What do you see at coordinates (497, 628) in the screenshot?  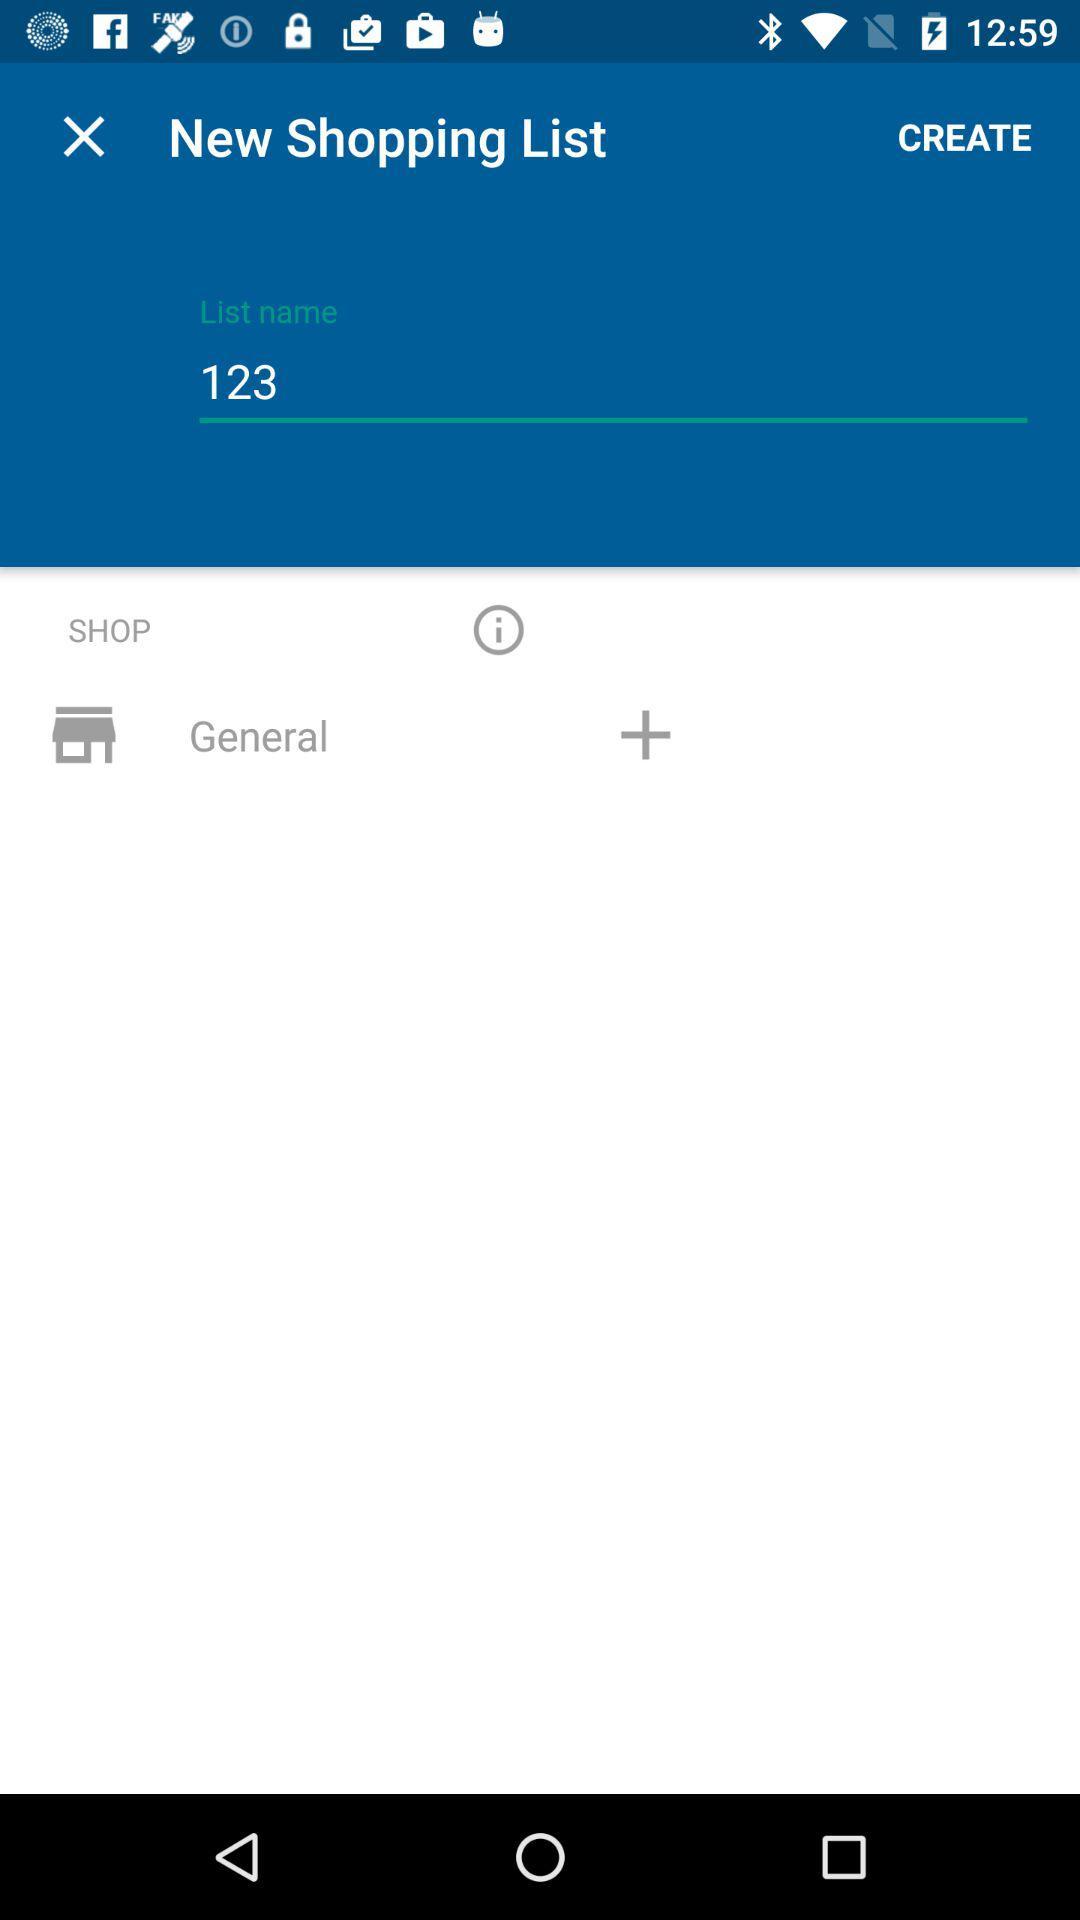 I see `give more information` at bounding box center [497, 628].